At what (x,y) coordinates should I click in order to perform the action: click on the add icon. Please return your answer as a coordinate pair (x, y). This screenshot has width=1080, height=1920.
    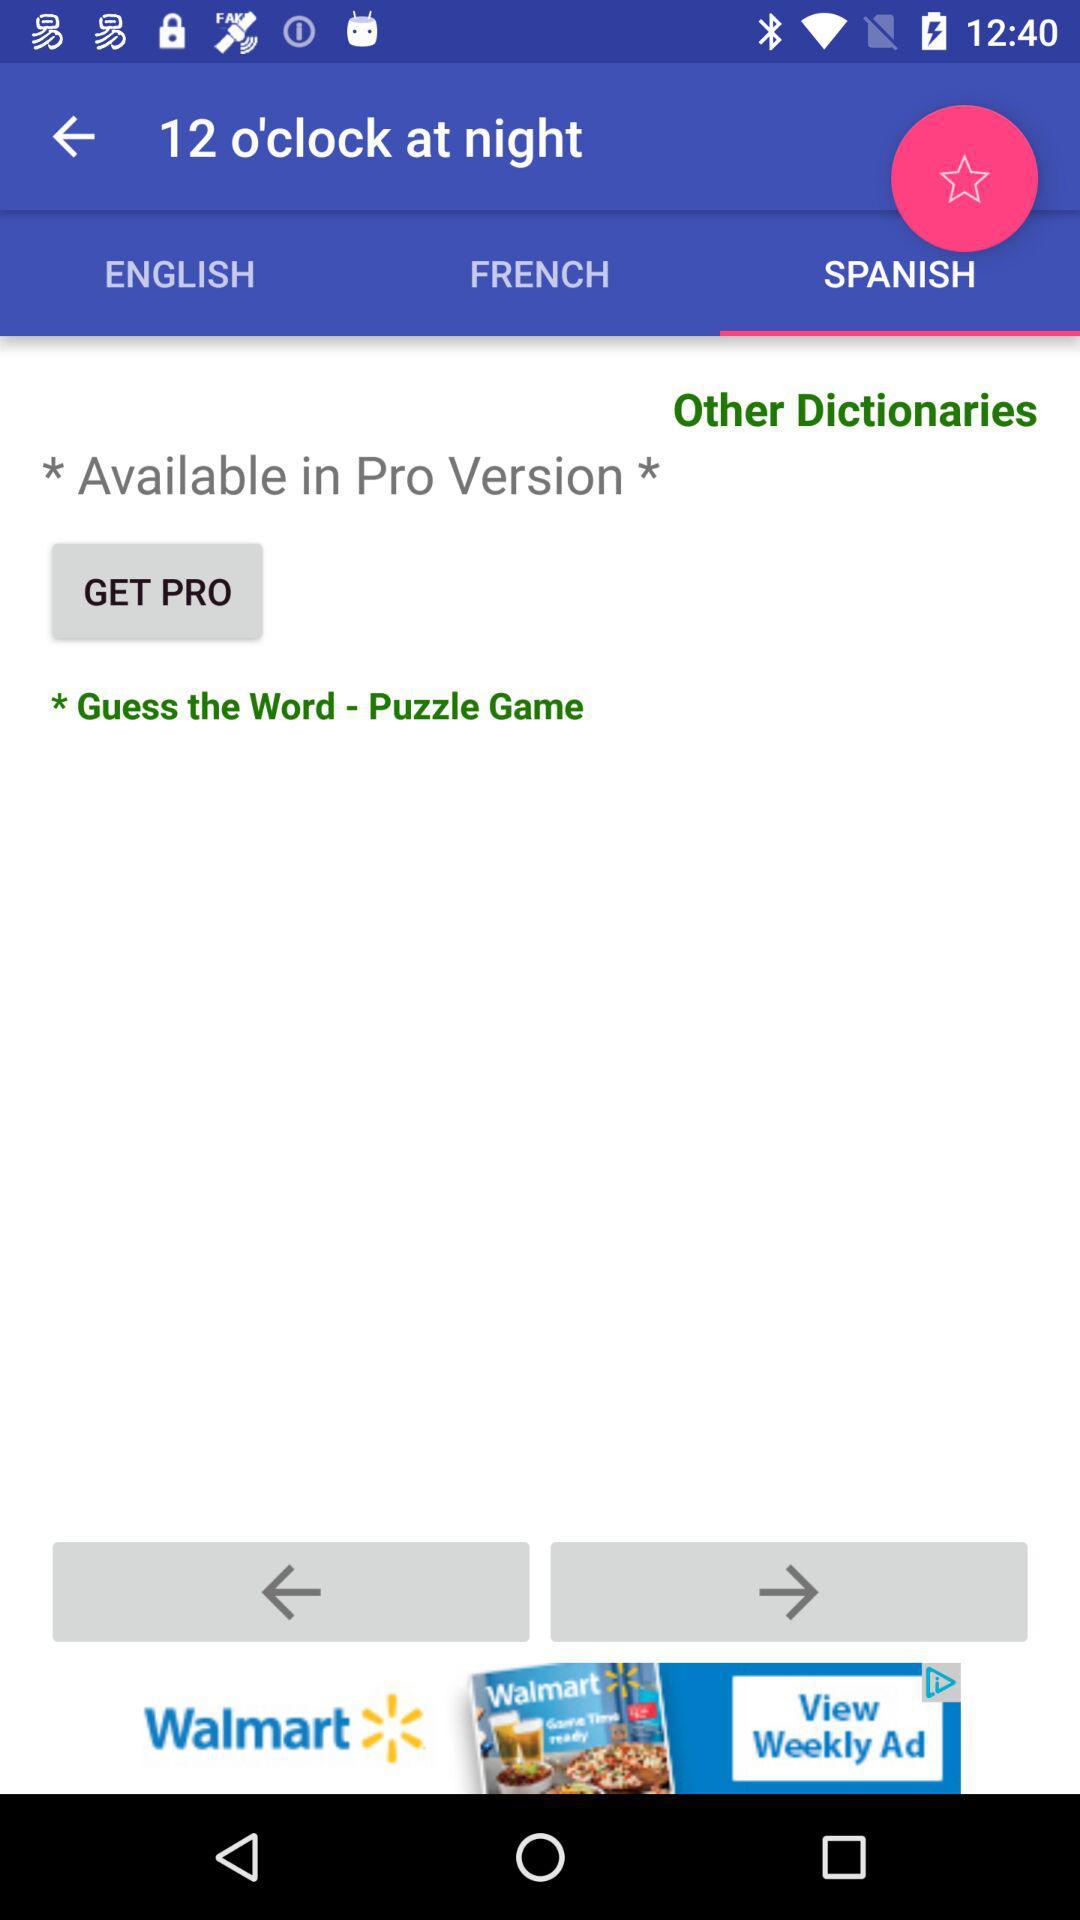
    Looking at the image, I should click on (788, 1590).